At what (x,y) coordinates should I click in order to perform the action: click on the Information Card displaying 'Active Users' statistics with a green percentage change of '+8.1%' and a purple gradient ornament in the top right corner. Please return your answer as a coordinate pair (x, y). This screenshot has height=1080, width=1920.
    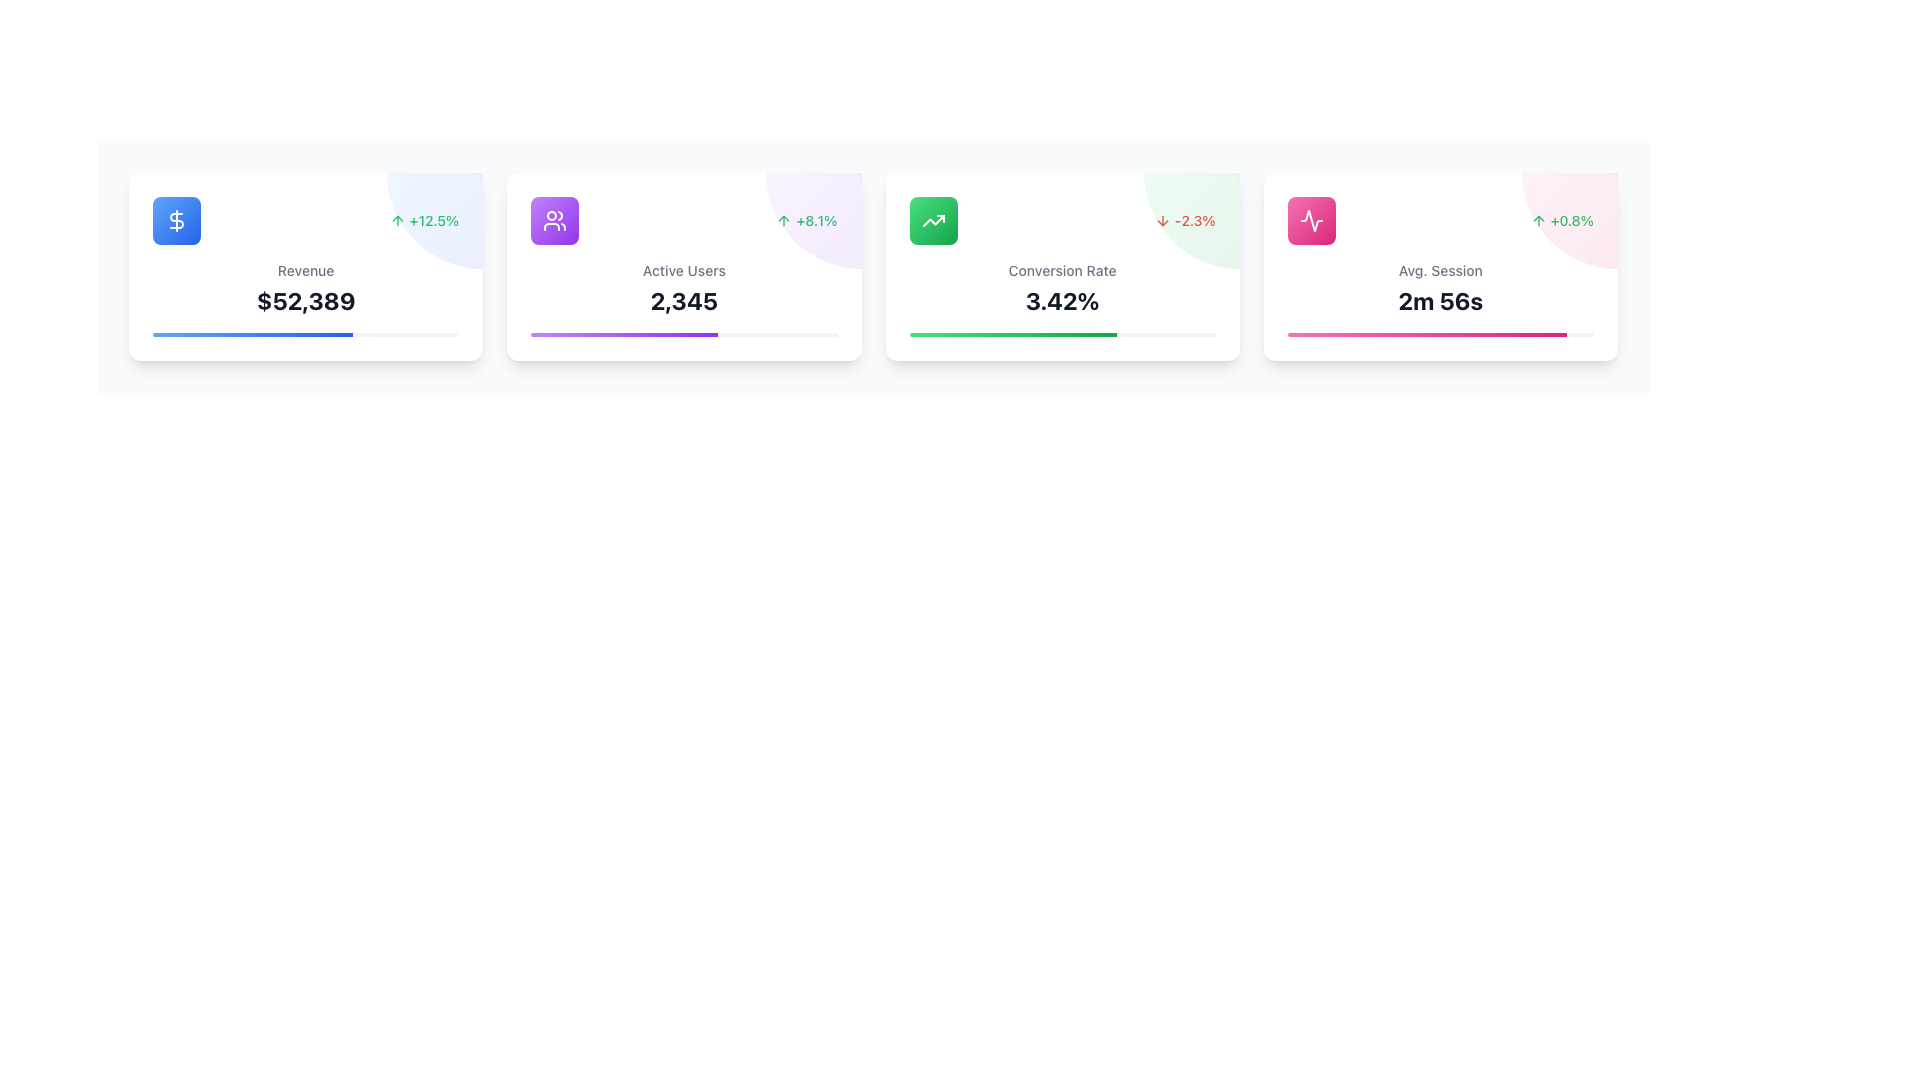
    Looking at the image, I should click on (684, 265).